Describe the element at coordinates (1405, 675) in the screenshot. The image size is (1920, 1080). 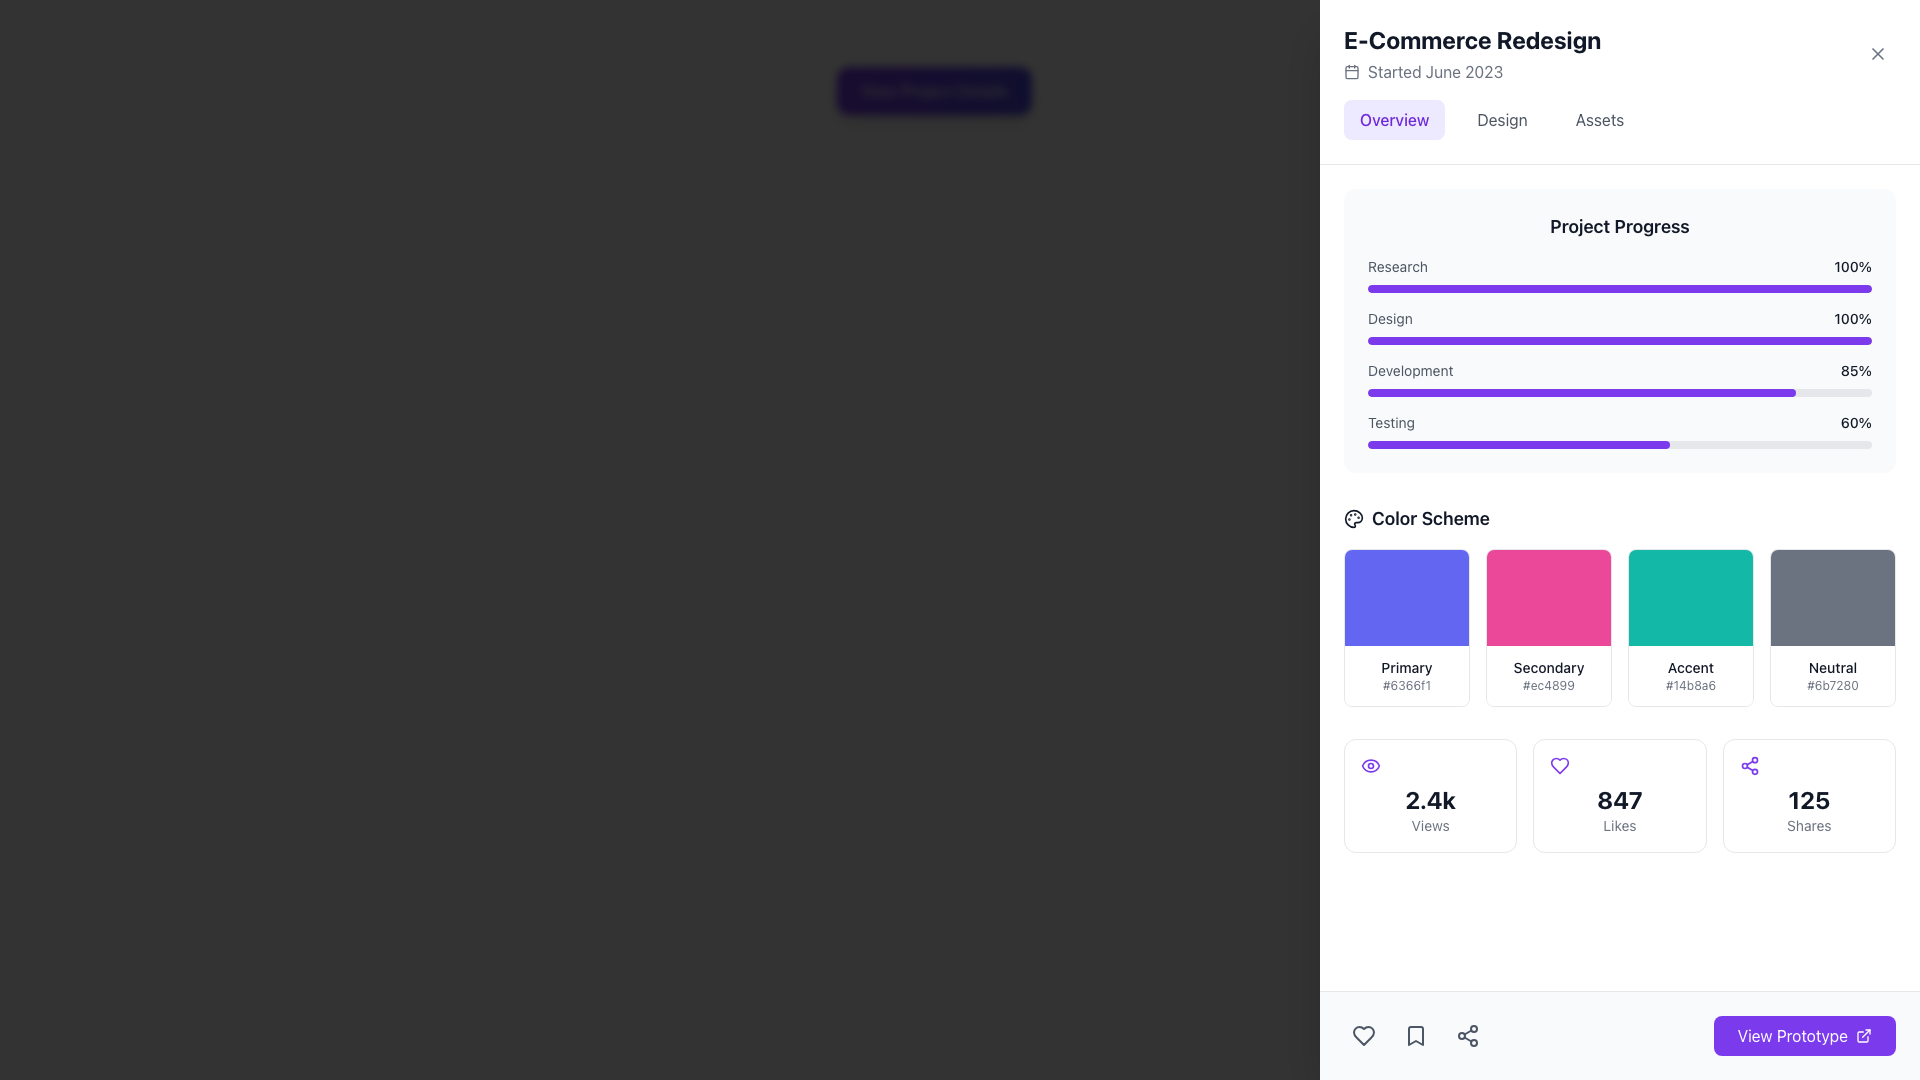
I see `text of the label displaying the color name 'Primary' and the hexadecimal code '#6366f1', located in the 'Color Scheme' section, beneath the purple-filled rectangular area` at that location.